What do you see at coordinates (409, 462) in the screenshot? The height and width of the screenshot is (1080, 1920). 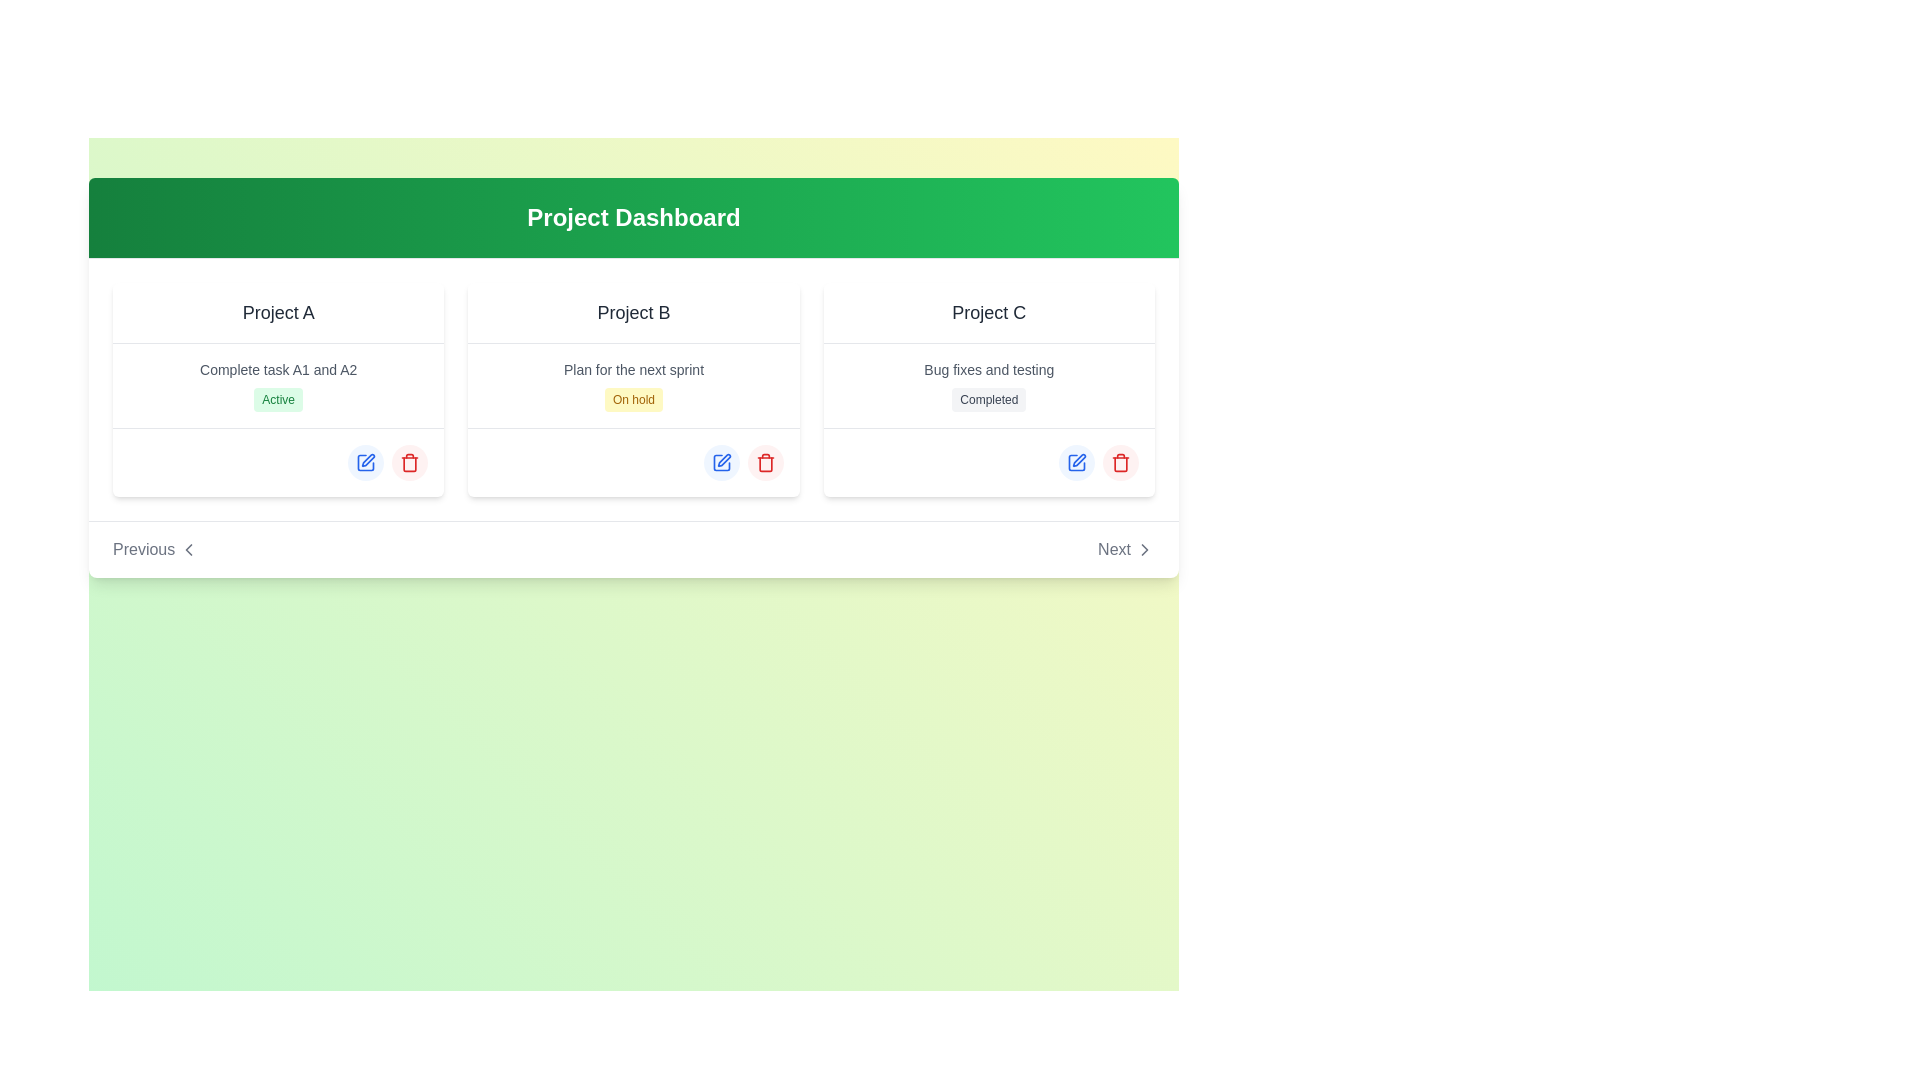 I see `the delete button located in the bottom right corner of the 'Project A' card in the 'Project Dashboard' section to observe the hover effect` at bounding box center [409, 462].